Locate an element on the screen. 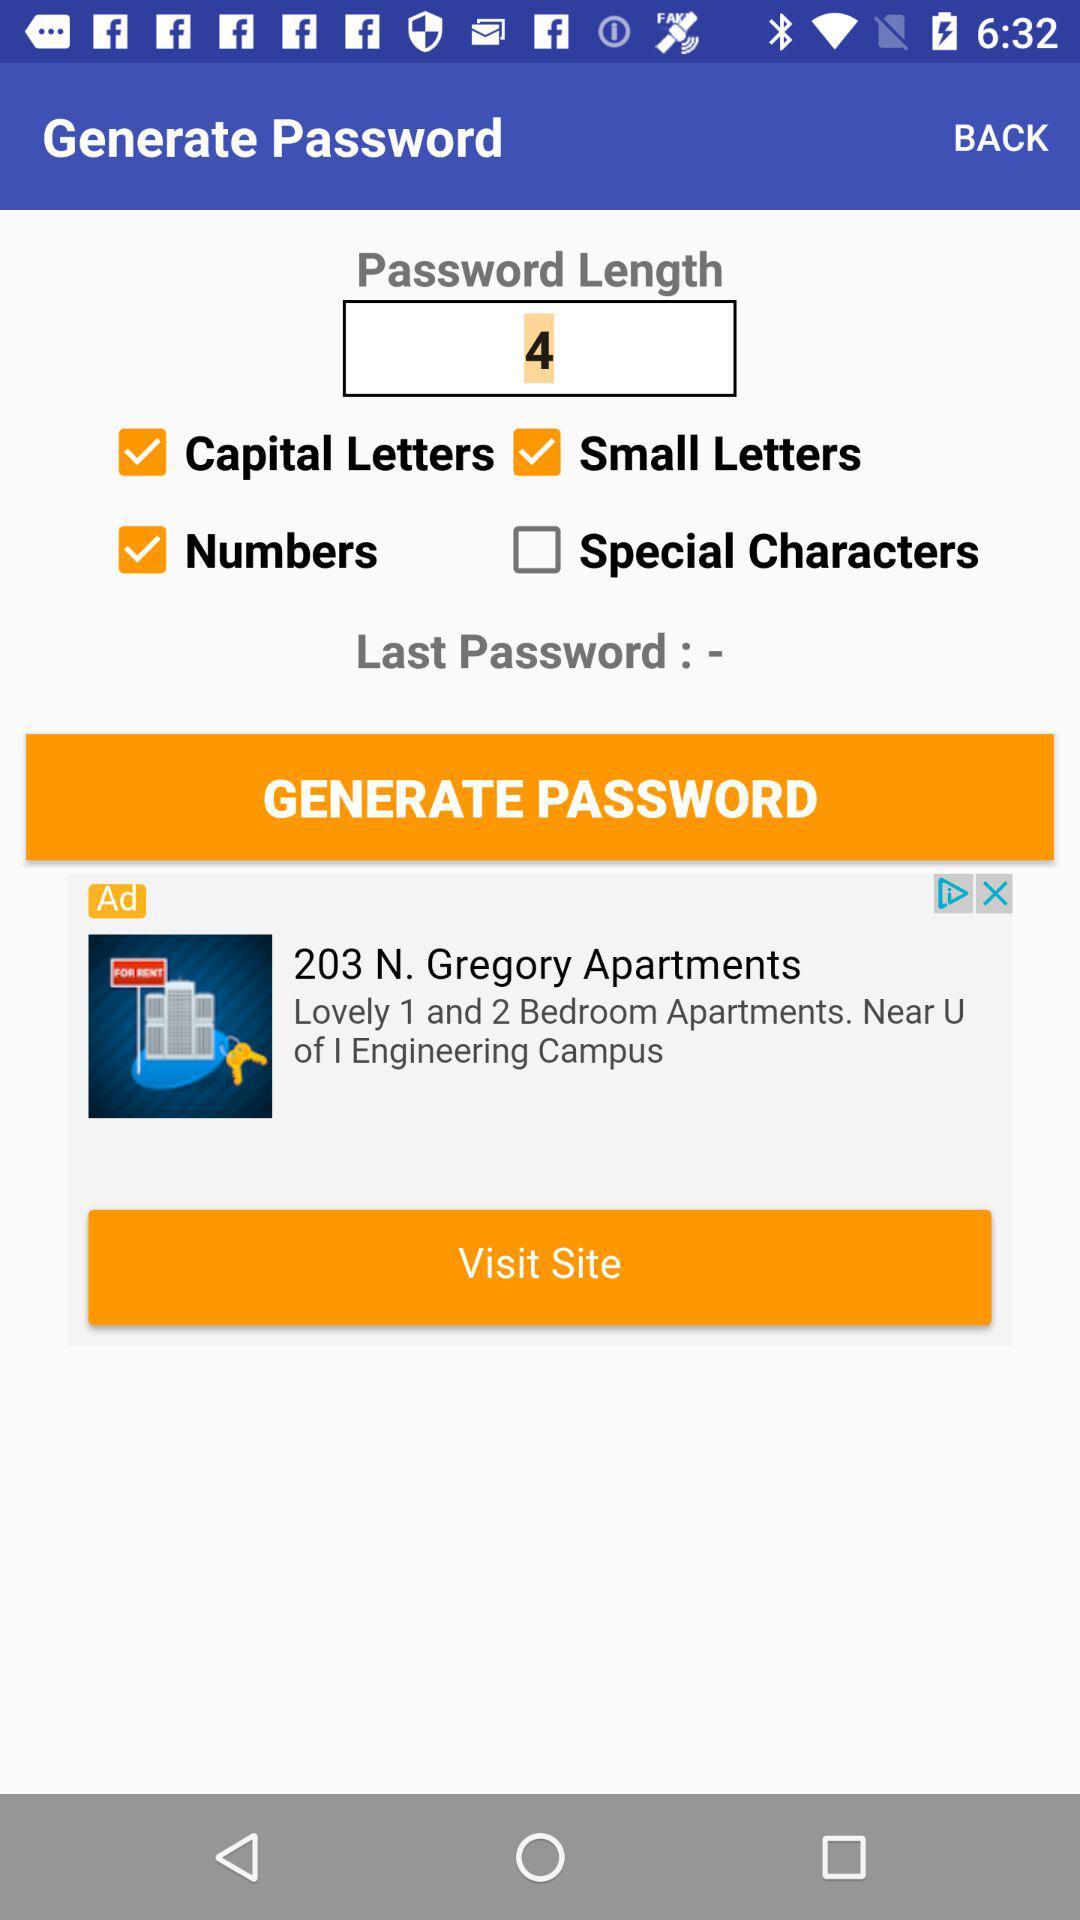 The image size is (1080, 1920). open particular website is located at coordinates (540, 1108).